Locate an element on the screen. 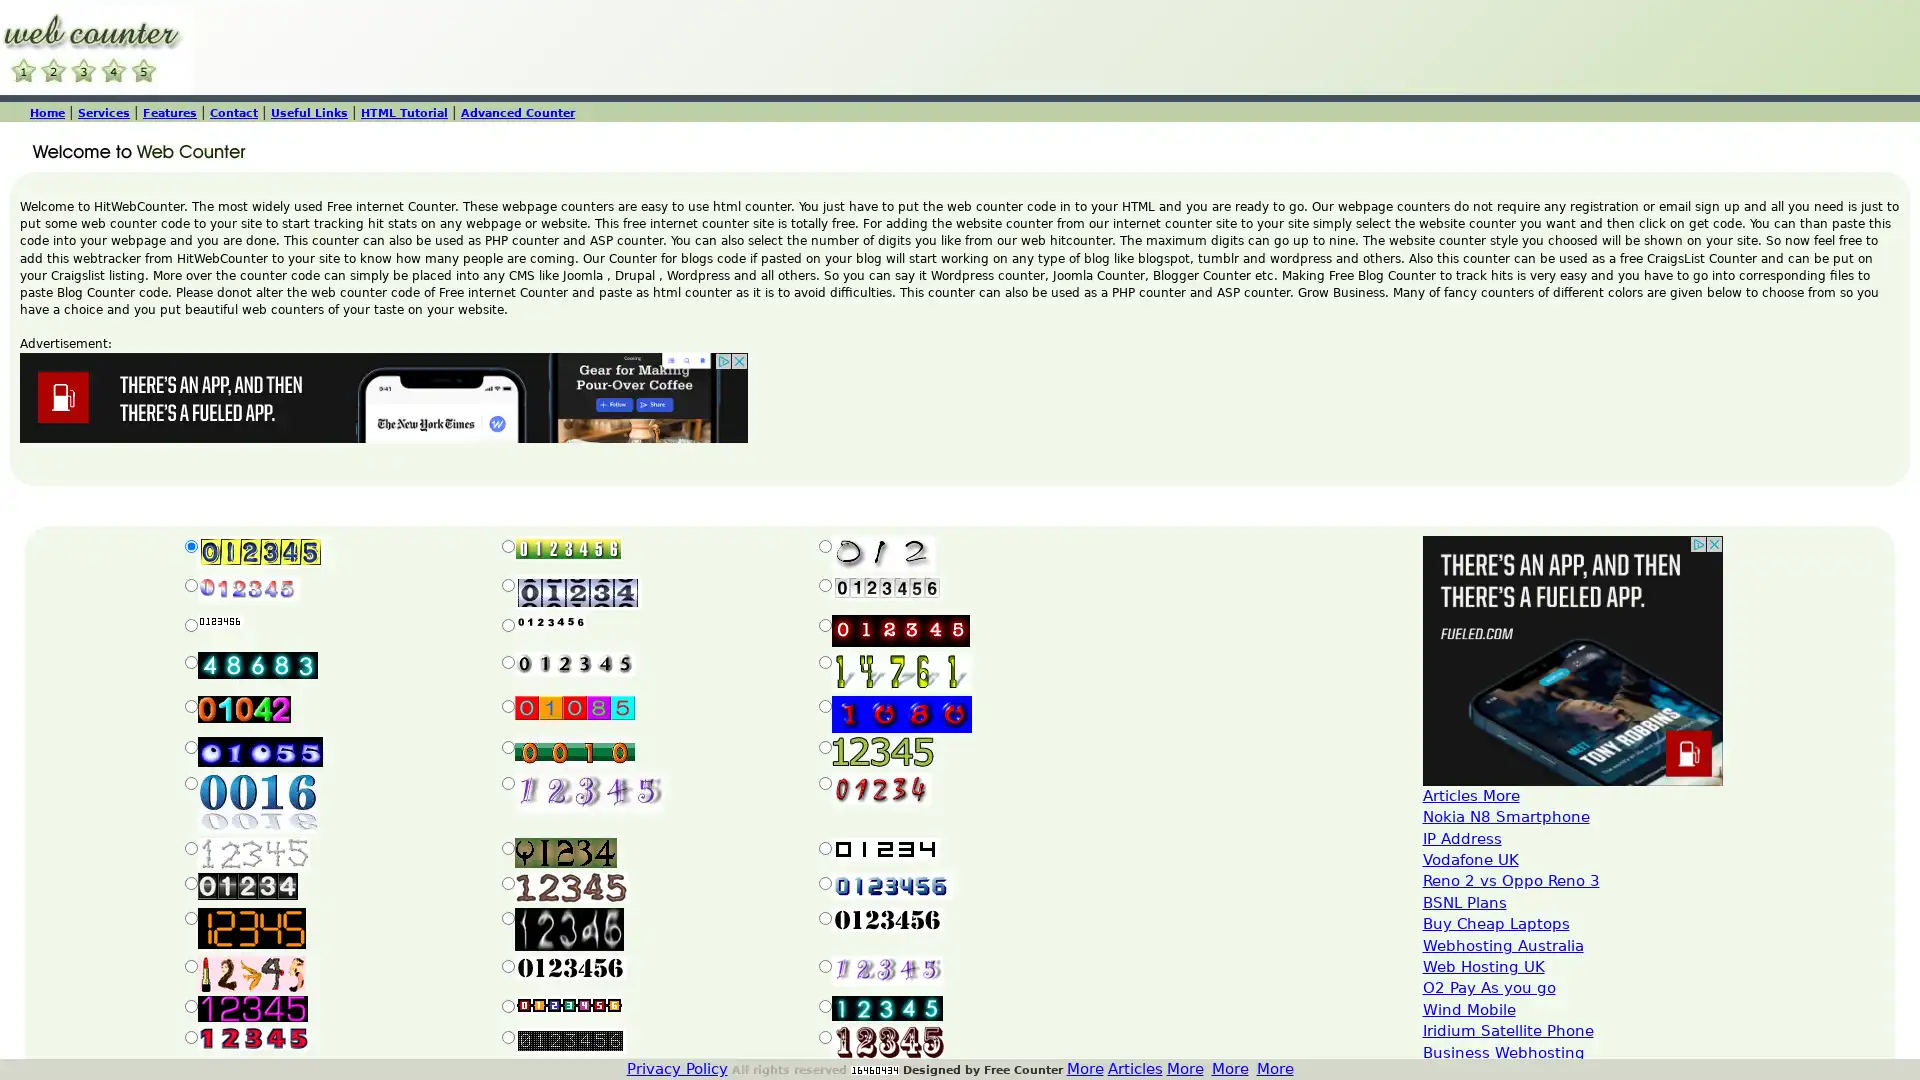 Image resolution: width=1920 pixels, height=1080 pixels. Submit is located at coordinates (881, 552).